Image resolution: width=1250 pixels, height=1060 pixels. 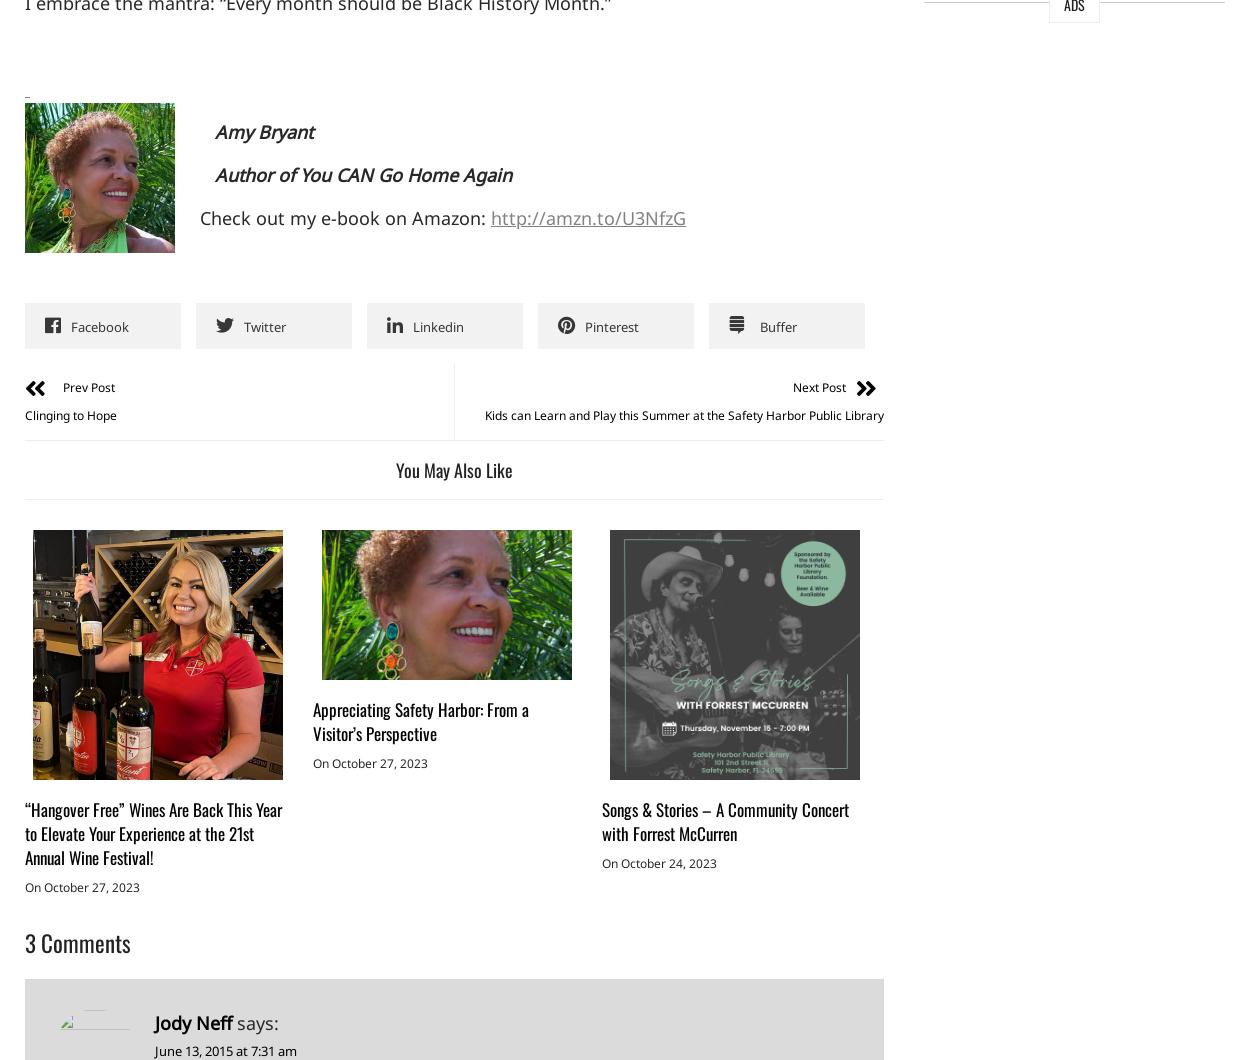 What do you see at coordinates (611, 327) in the screenshot?
I see `'Pinterest'` at bounding box center [611, 327].